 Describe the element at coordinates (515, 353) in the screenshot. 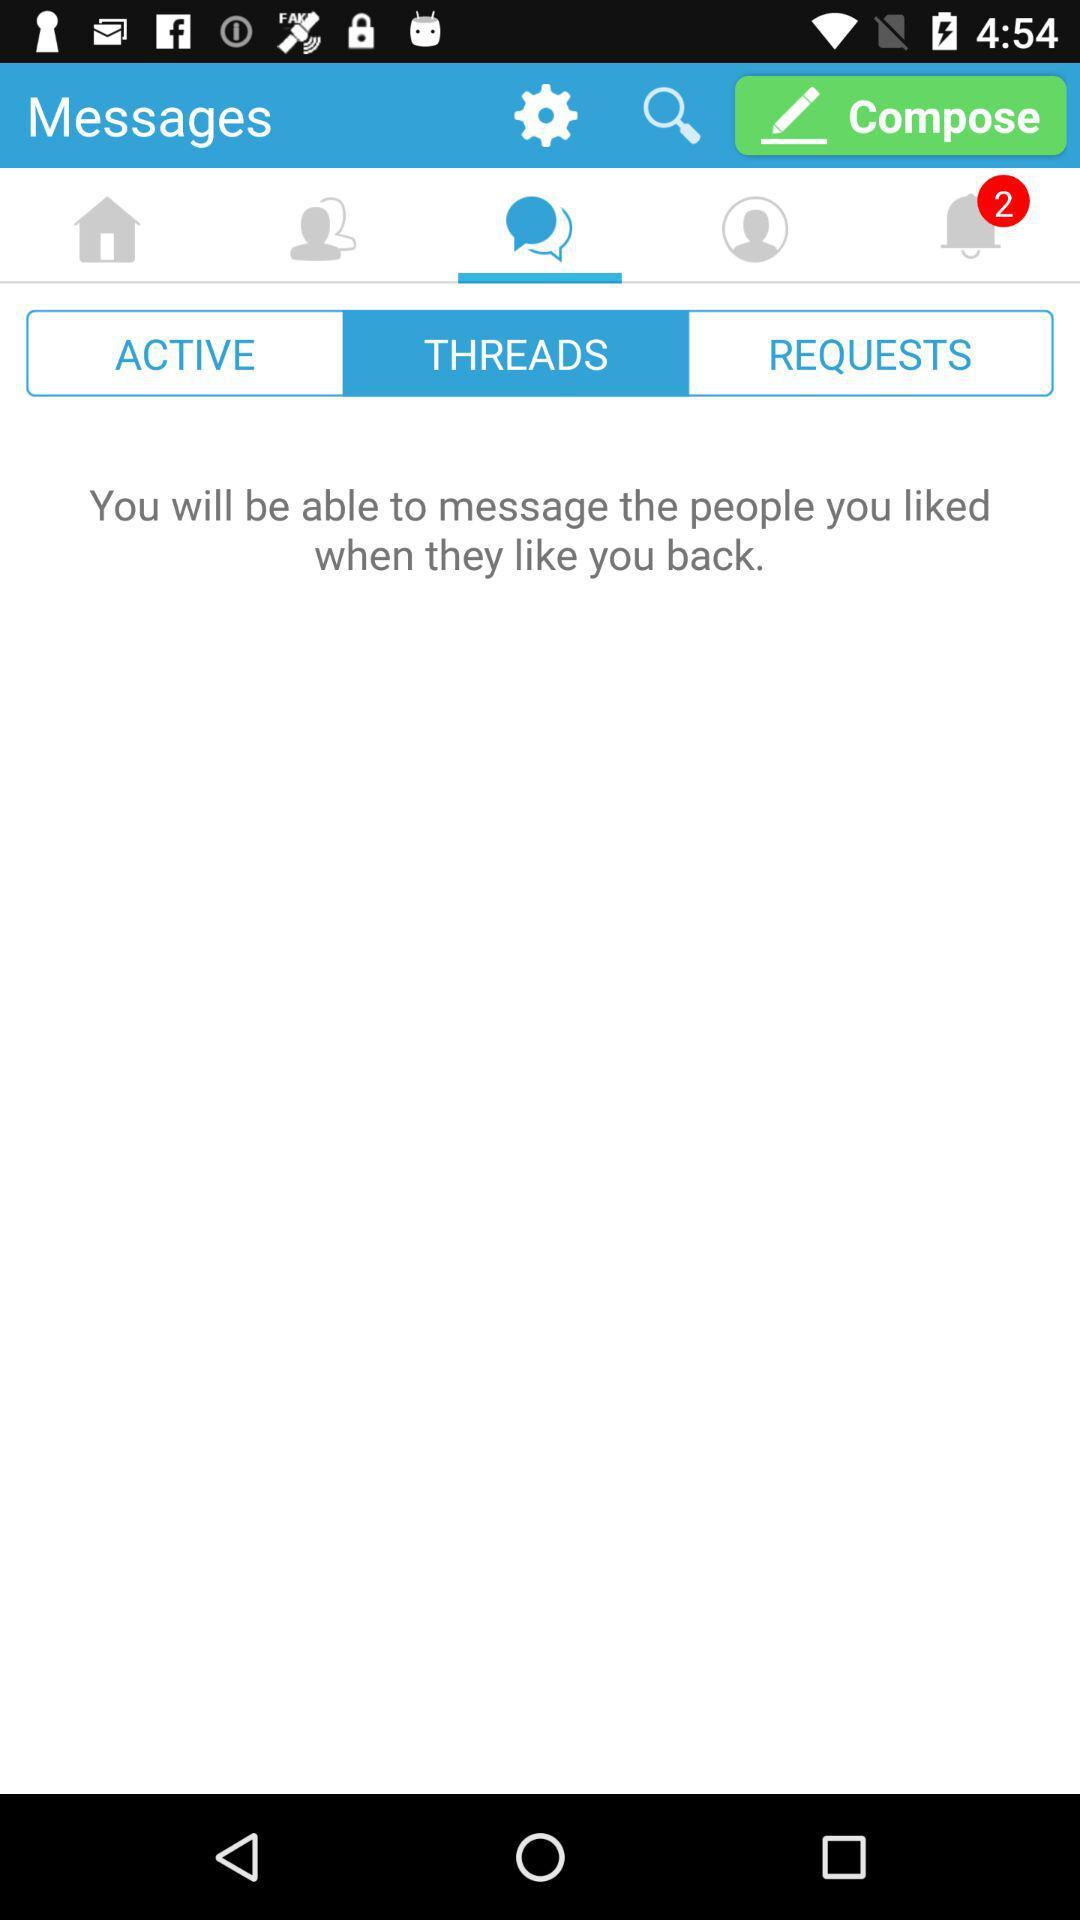

I see `item above the you will be icon` at that location.